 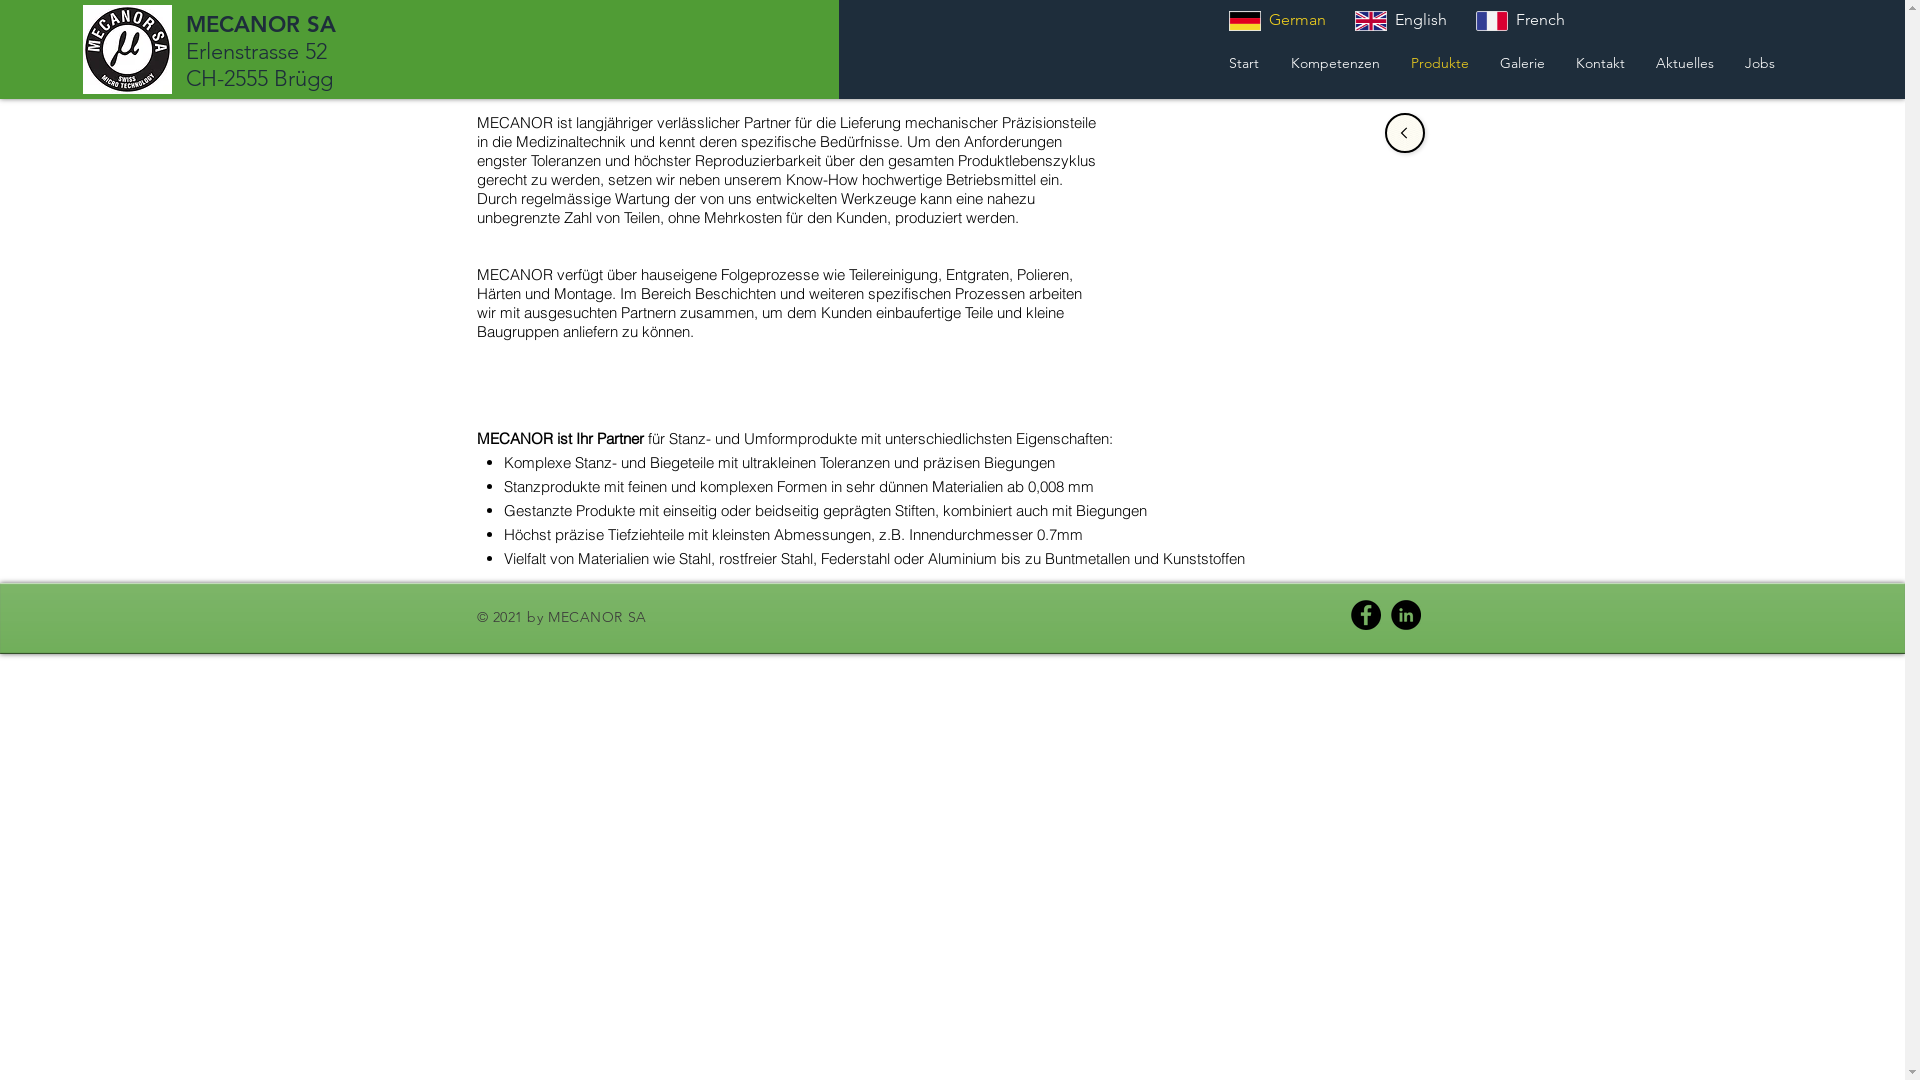 What do you see at coordinates (1212, 61) in the screenshot?
I see `'Start'` at bounding box center [1212, 61].